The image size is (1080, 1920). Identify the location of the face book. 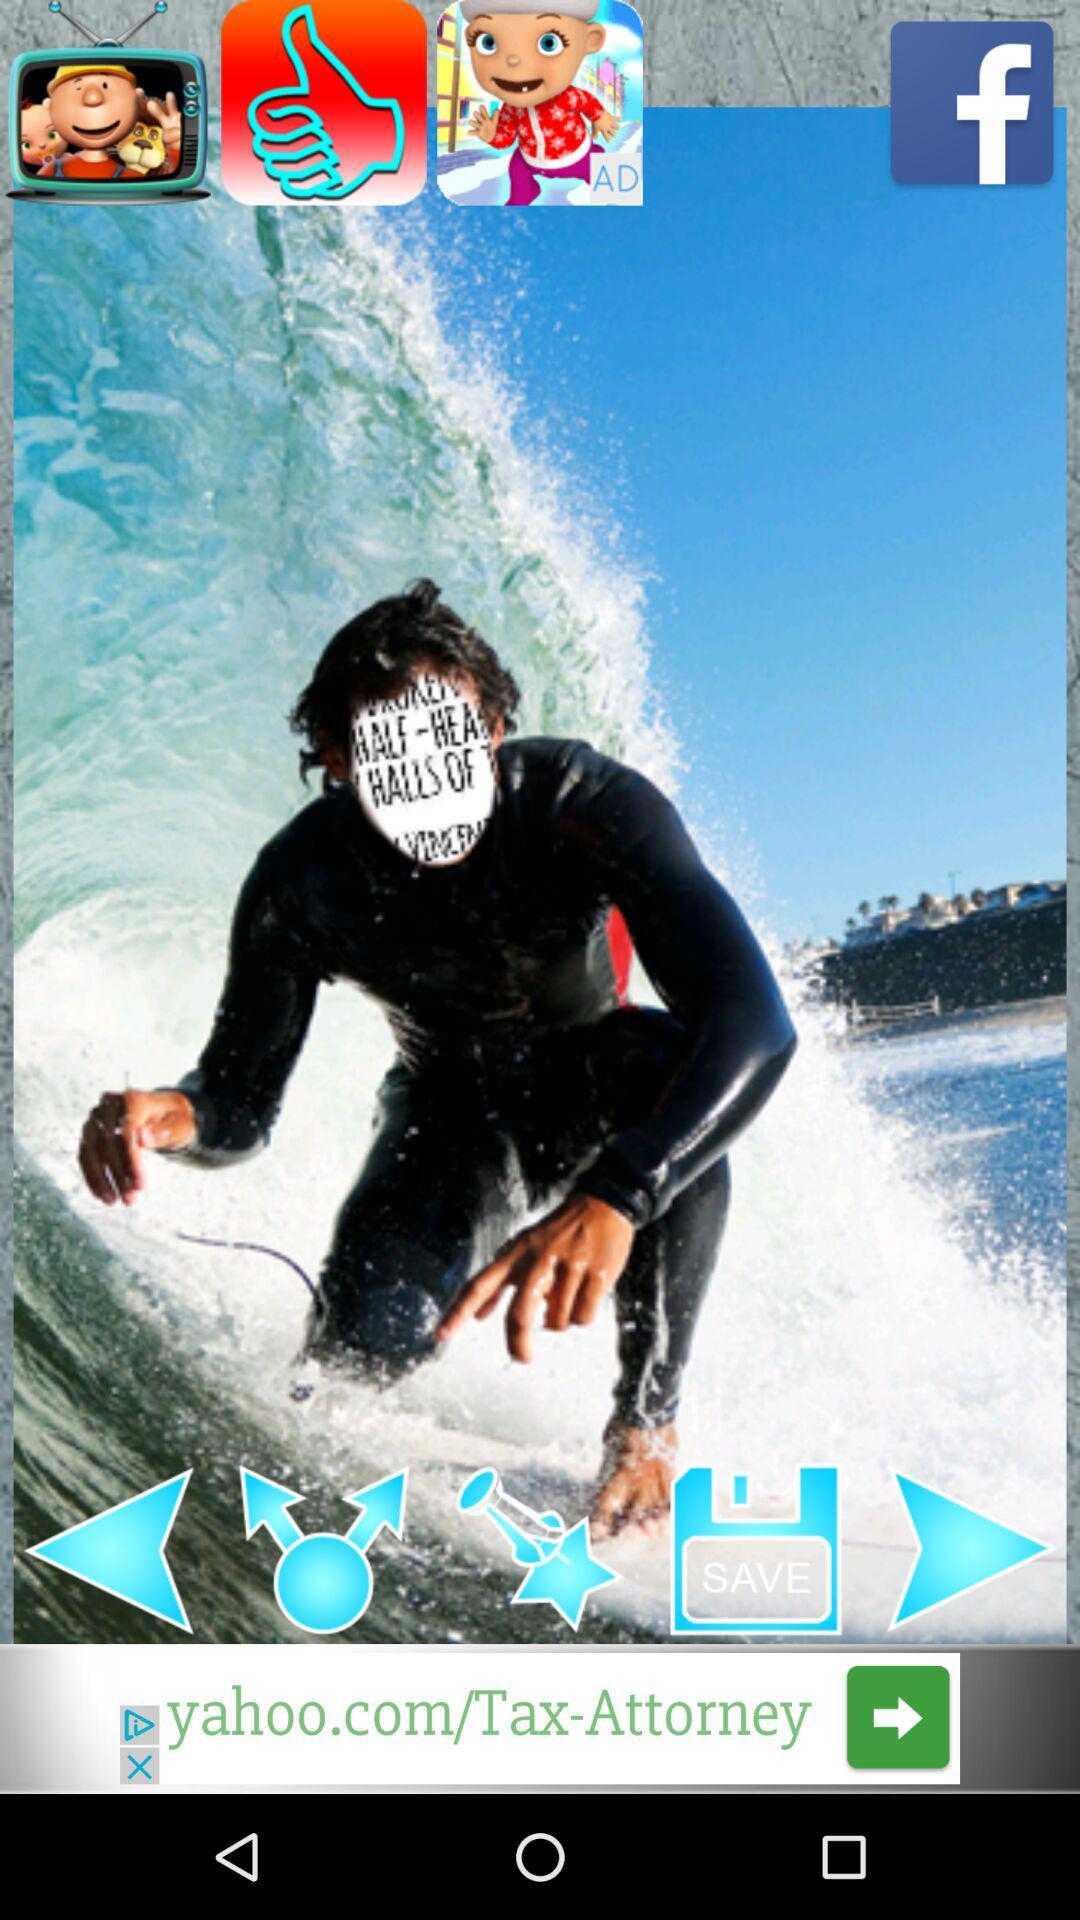
(971, 101).